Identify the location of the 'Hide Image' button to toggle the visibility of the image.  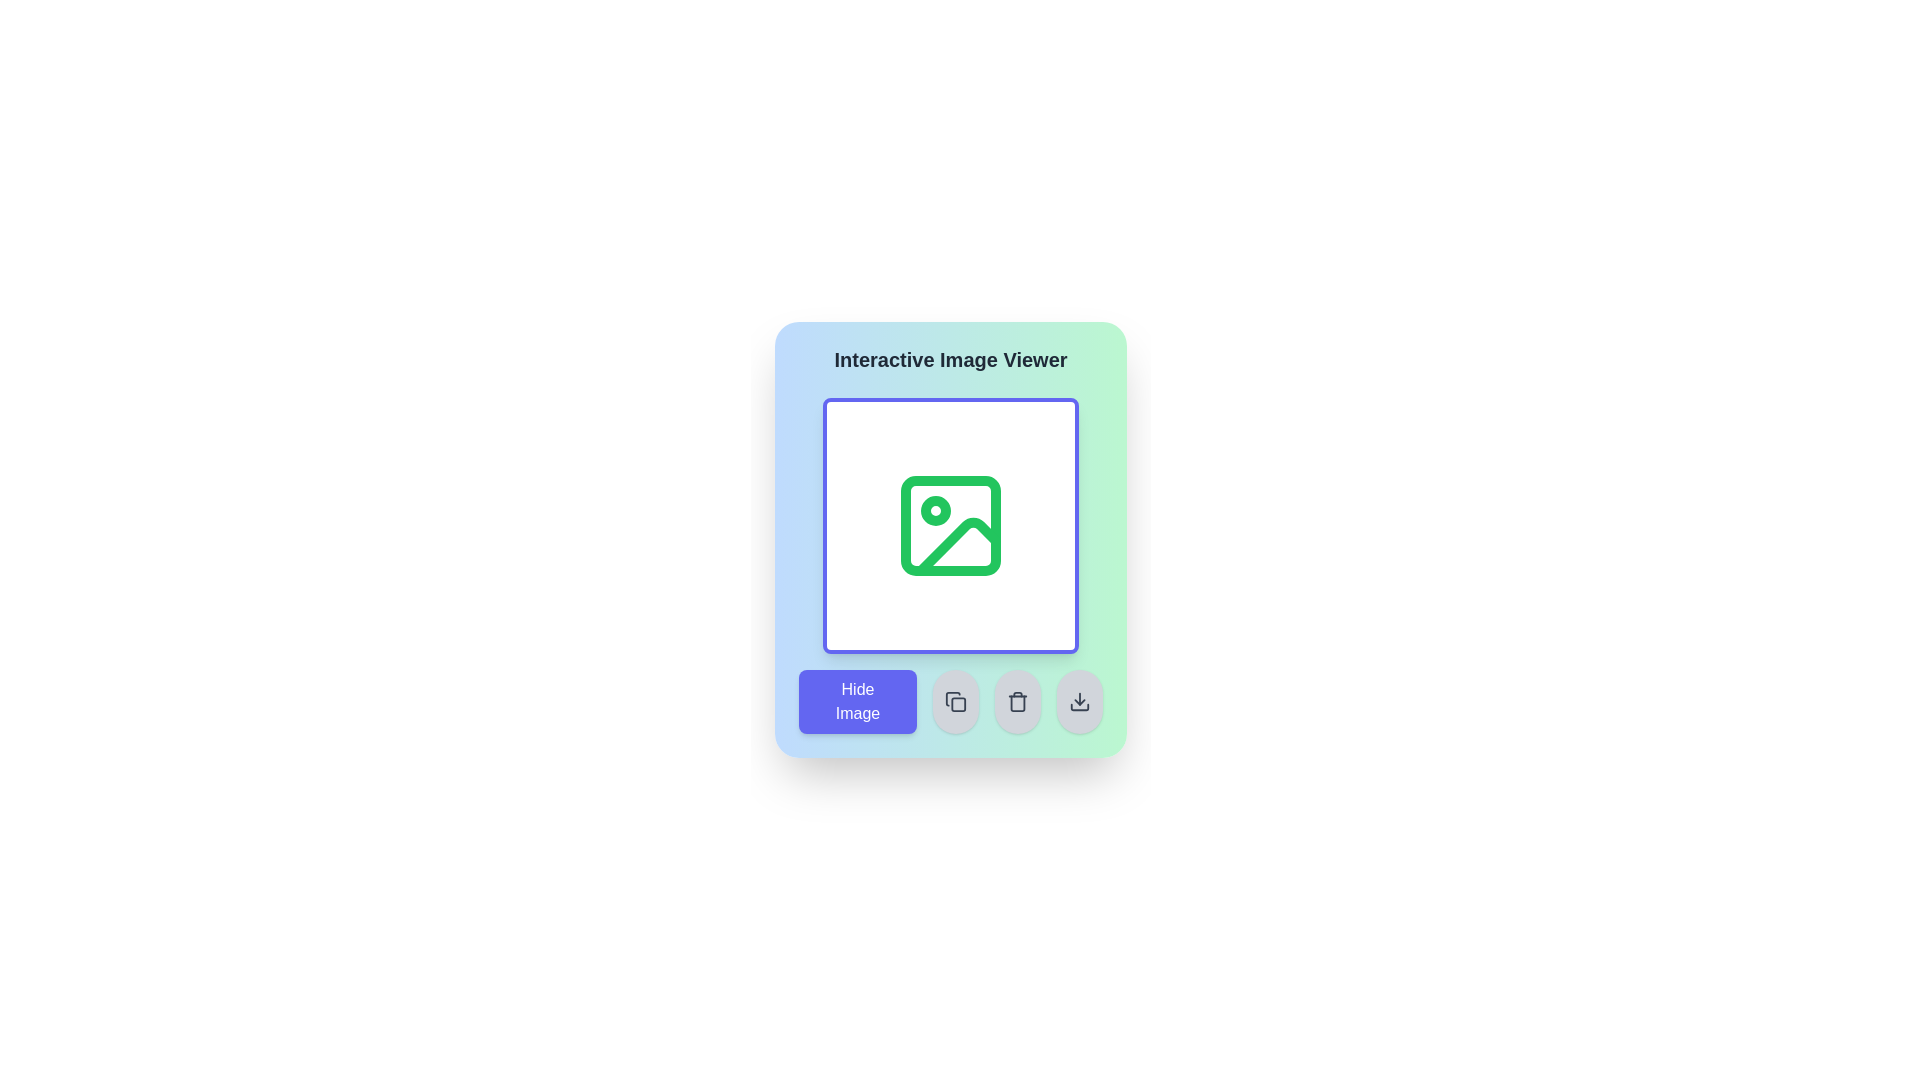
(858, 701).